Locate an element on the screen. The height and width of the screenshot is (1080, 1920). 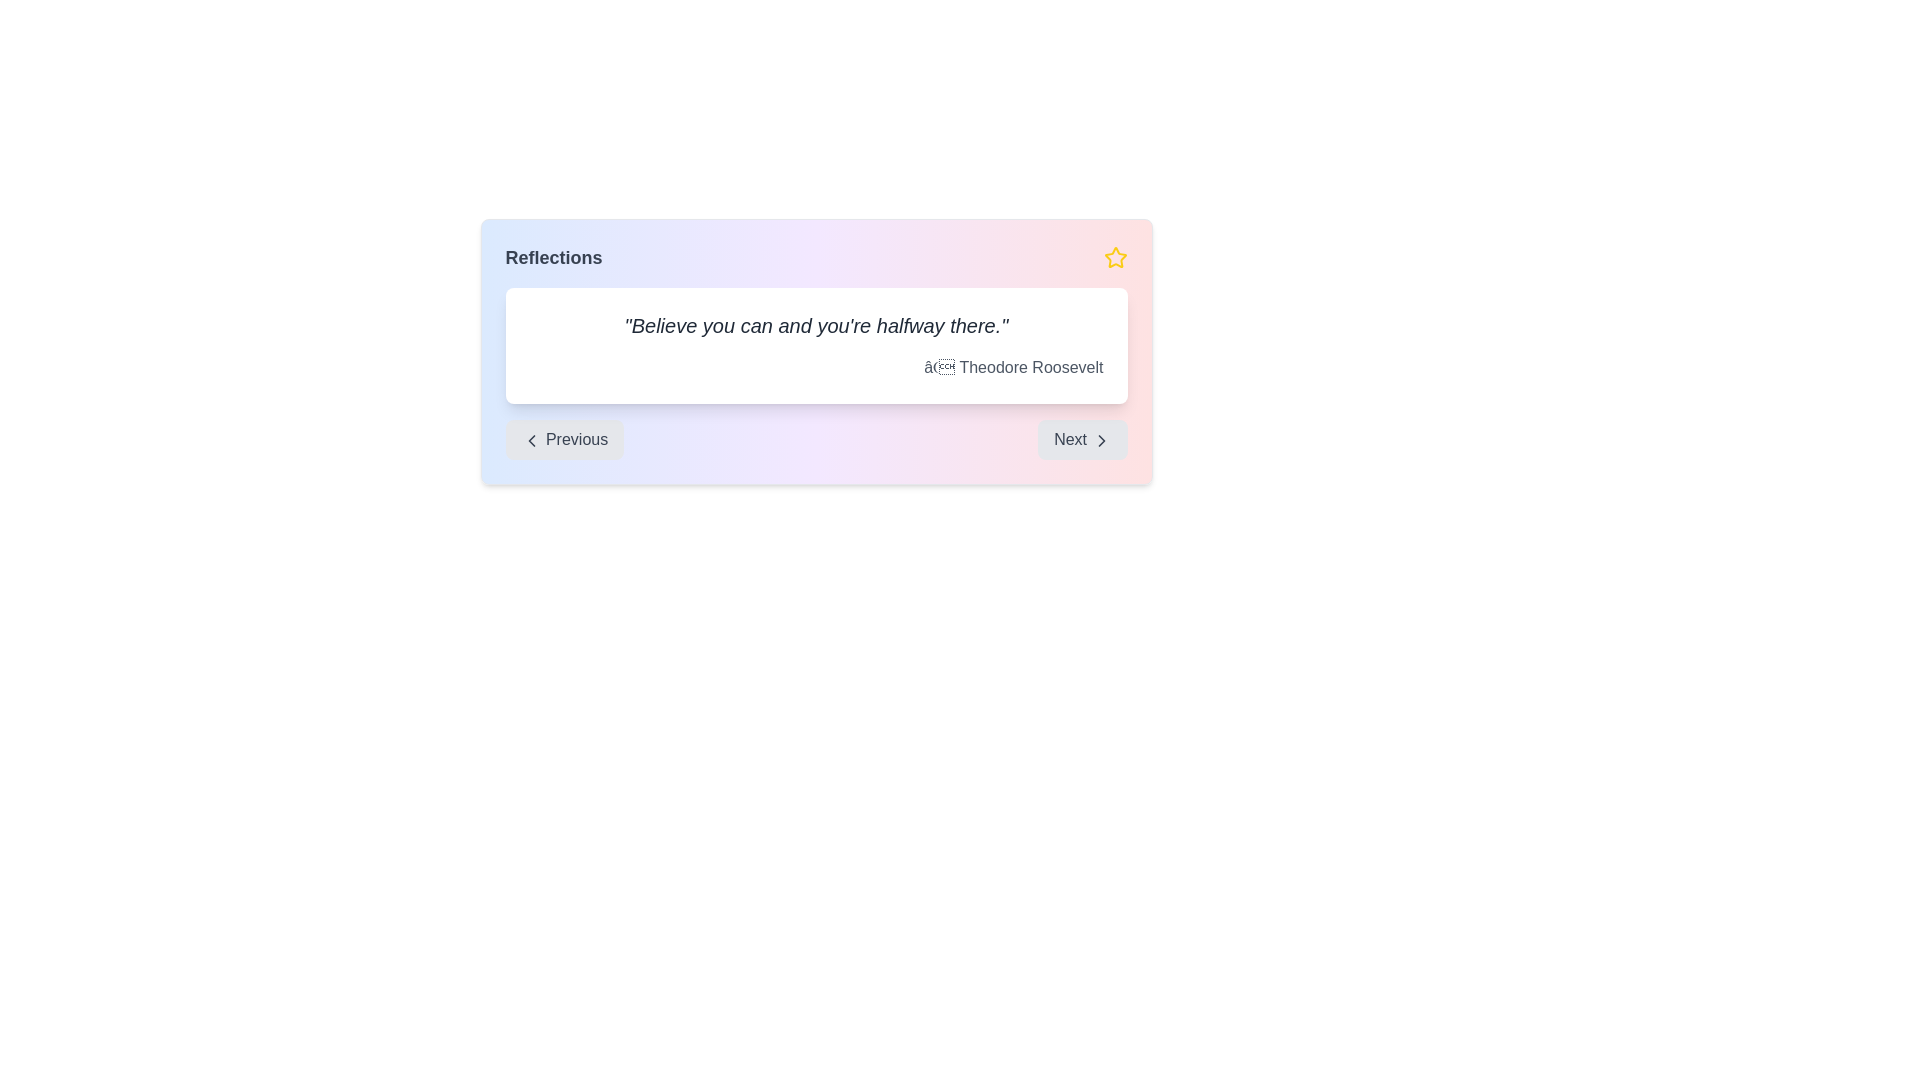
the 'Previous' button, which is a rectangular button with rounded corners located at the bottom left of the navigation control, displaying the text 'Previous' and an arrow icon pointing left is located at coordinates (563, 438).